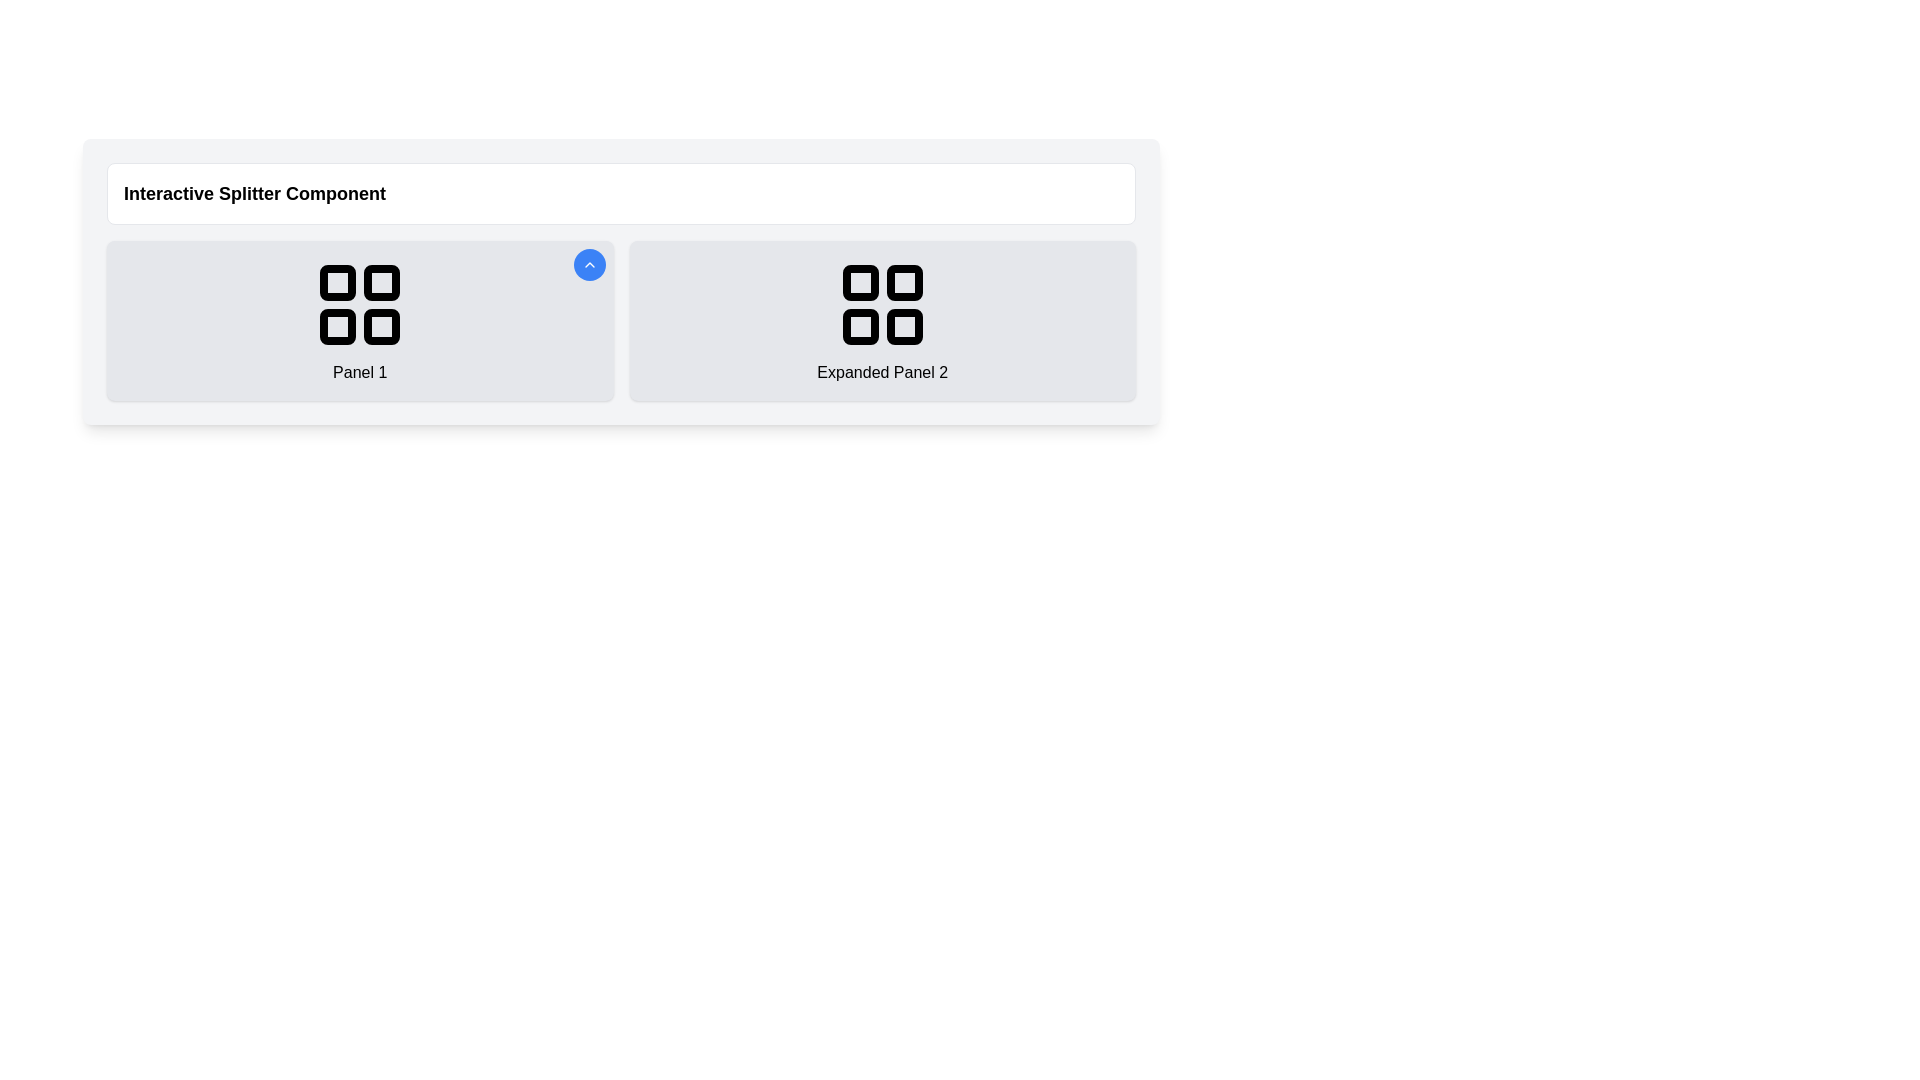 Image resolution: width=1920 pixels, height=1080 pixels. I want to click on to select or interact with the small square located in the bottom-right corner of the second panel in a 2x2 grid layout, so click(903, 326).